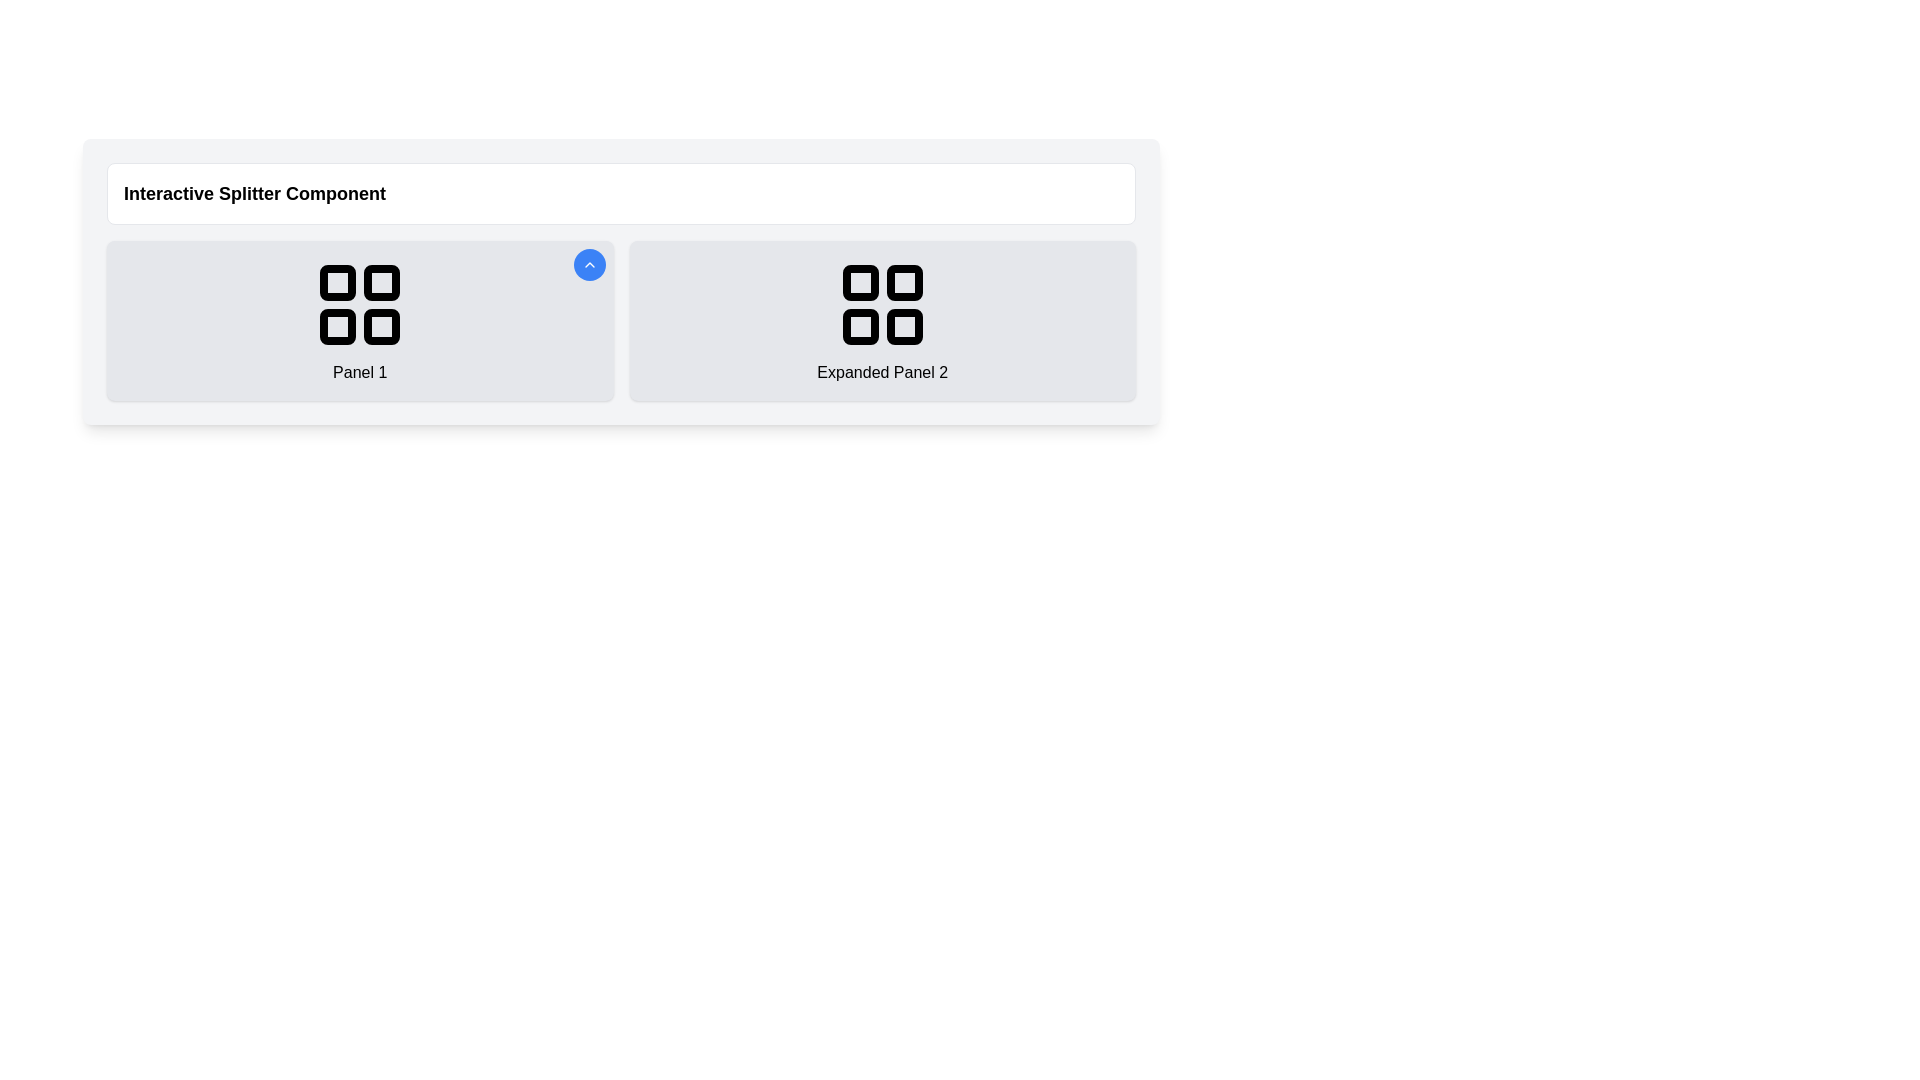 Image resolution: width=1920 pixels, height=1080 pixels. I want to click on to select or interact with the small square located in the bottom-right corner of the second panel in a 2x2 grid layout, so click(903, 326).